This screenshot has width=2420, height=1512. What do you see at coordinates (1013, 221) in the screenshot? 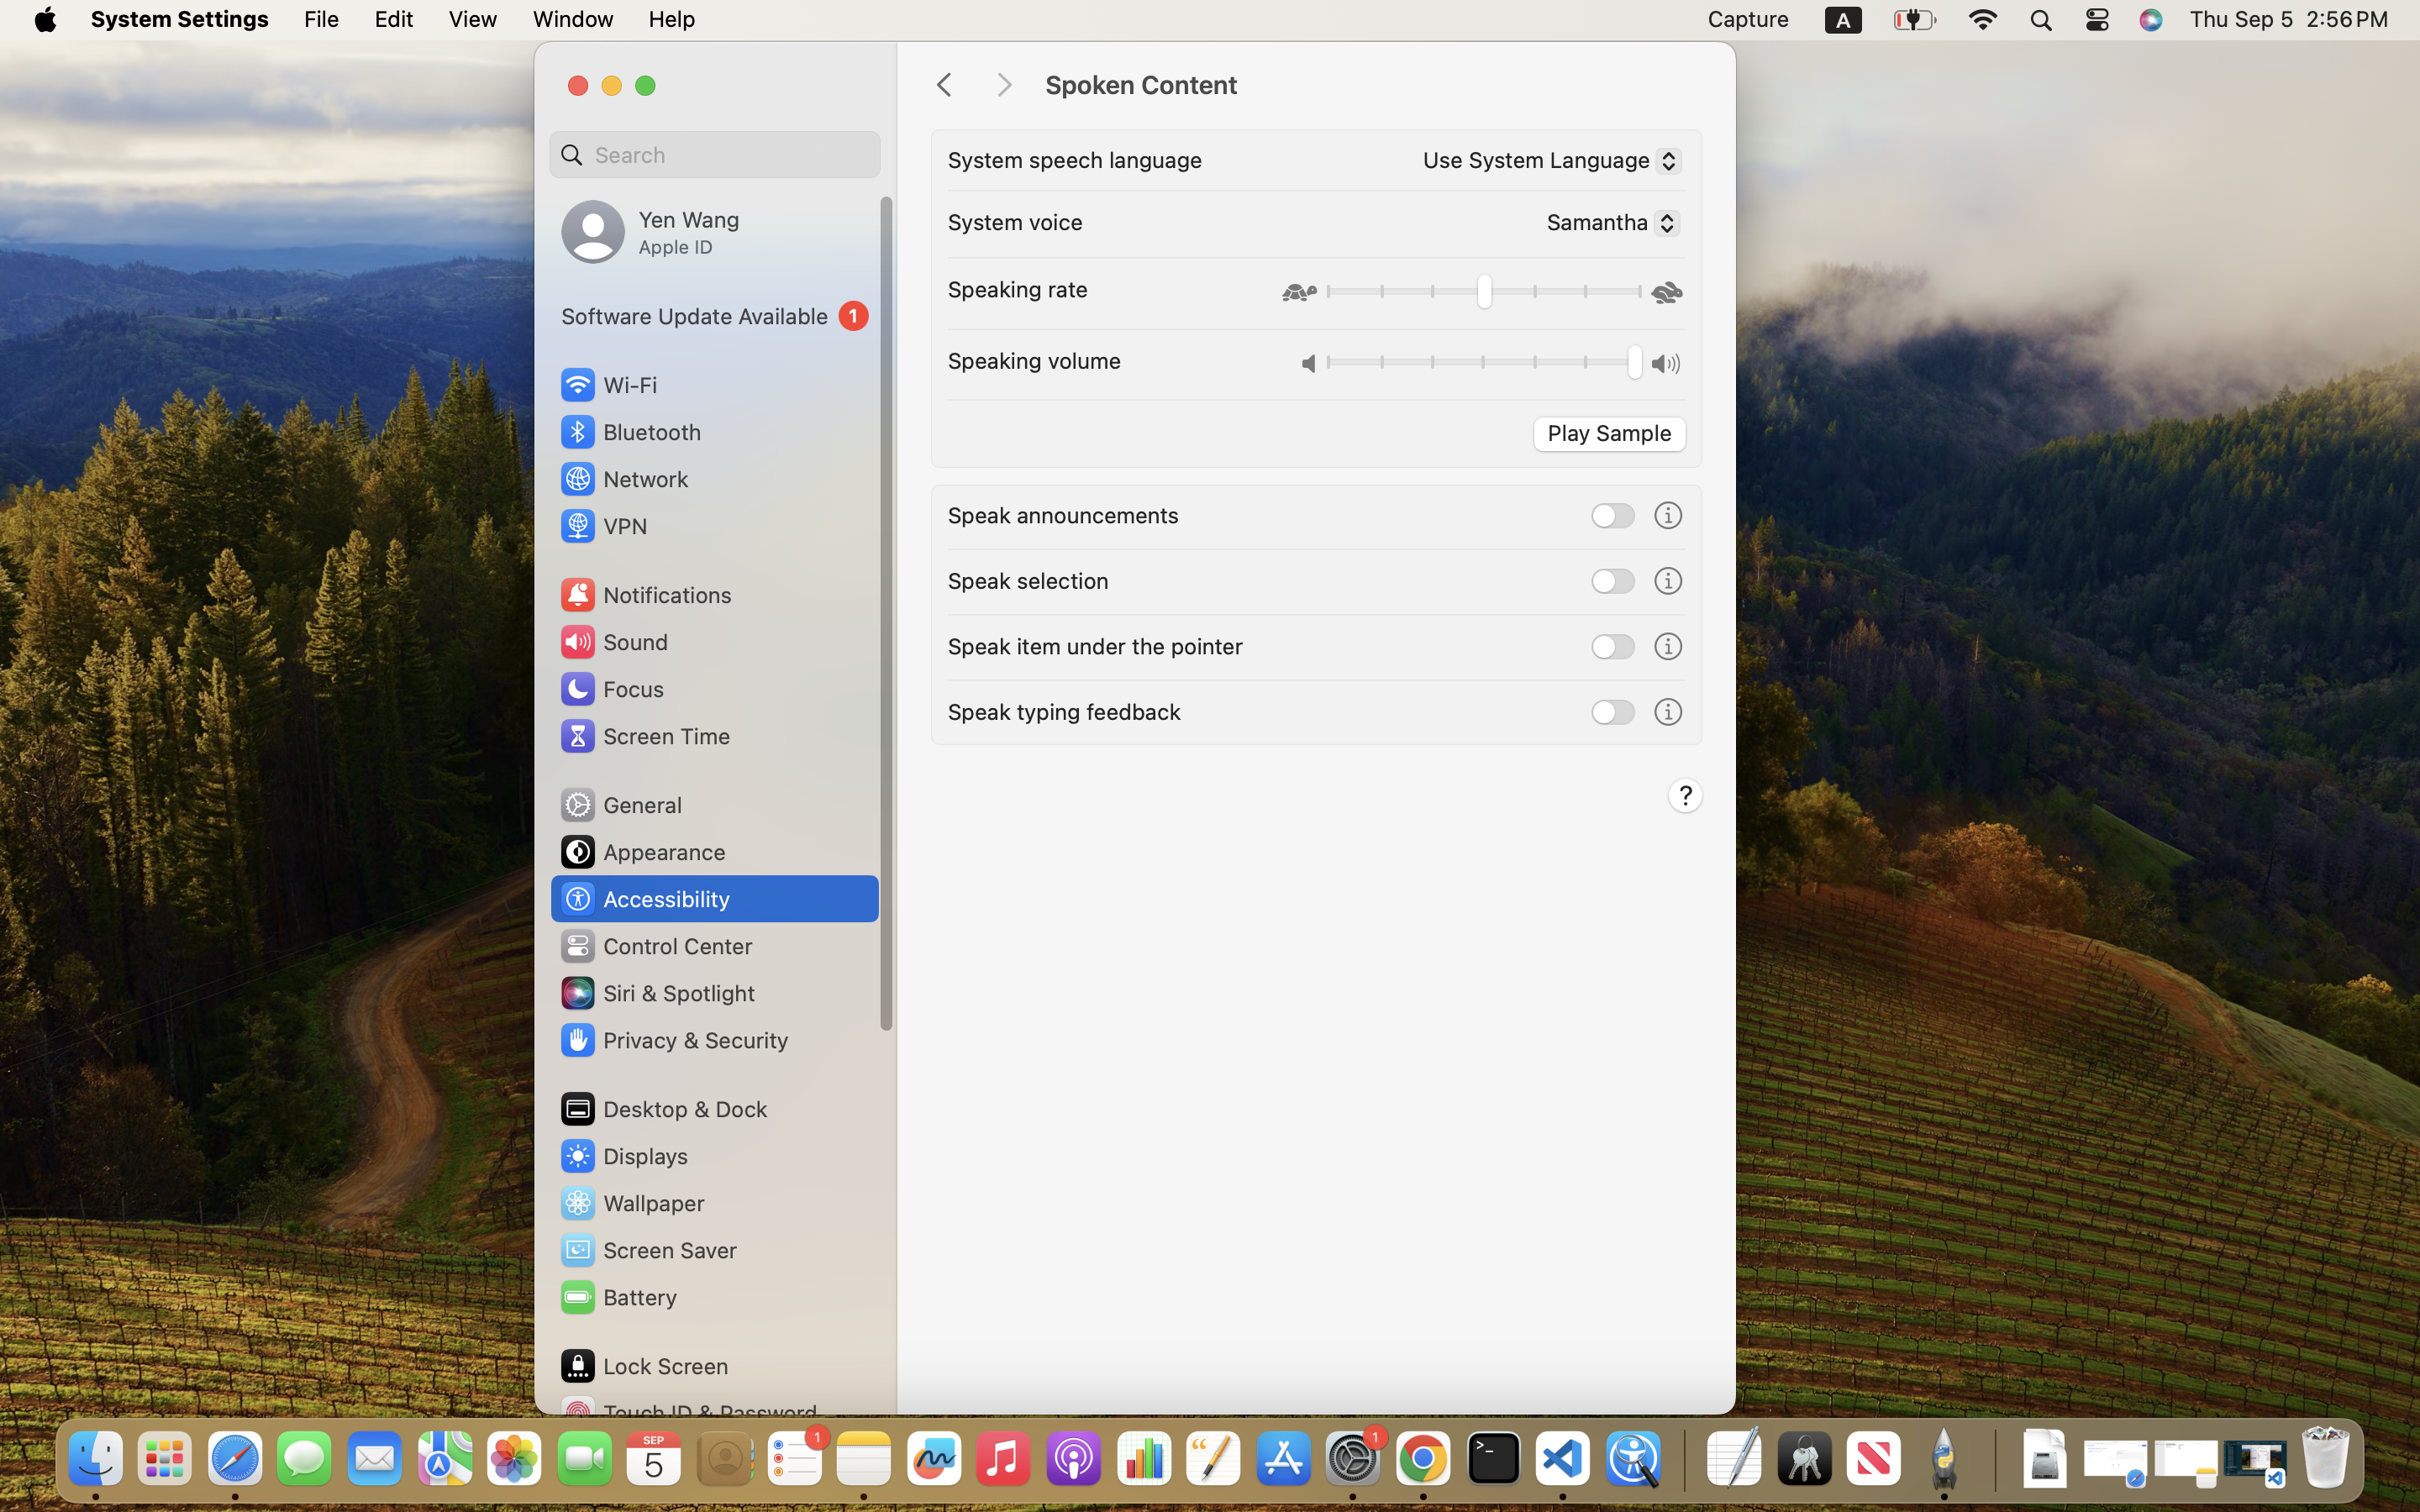
I see `'System voice'` at bounding box center [1013, 221].